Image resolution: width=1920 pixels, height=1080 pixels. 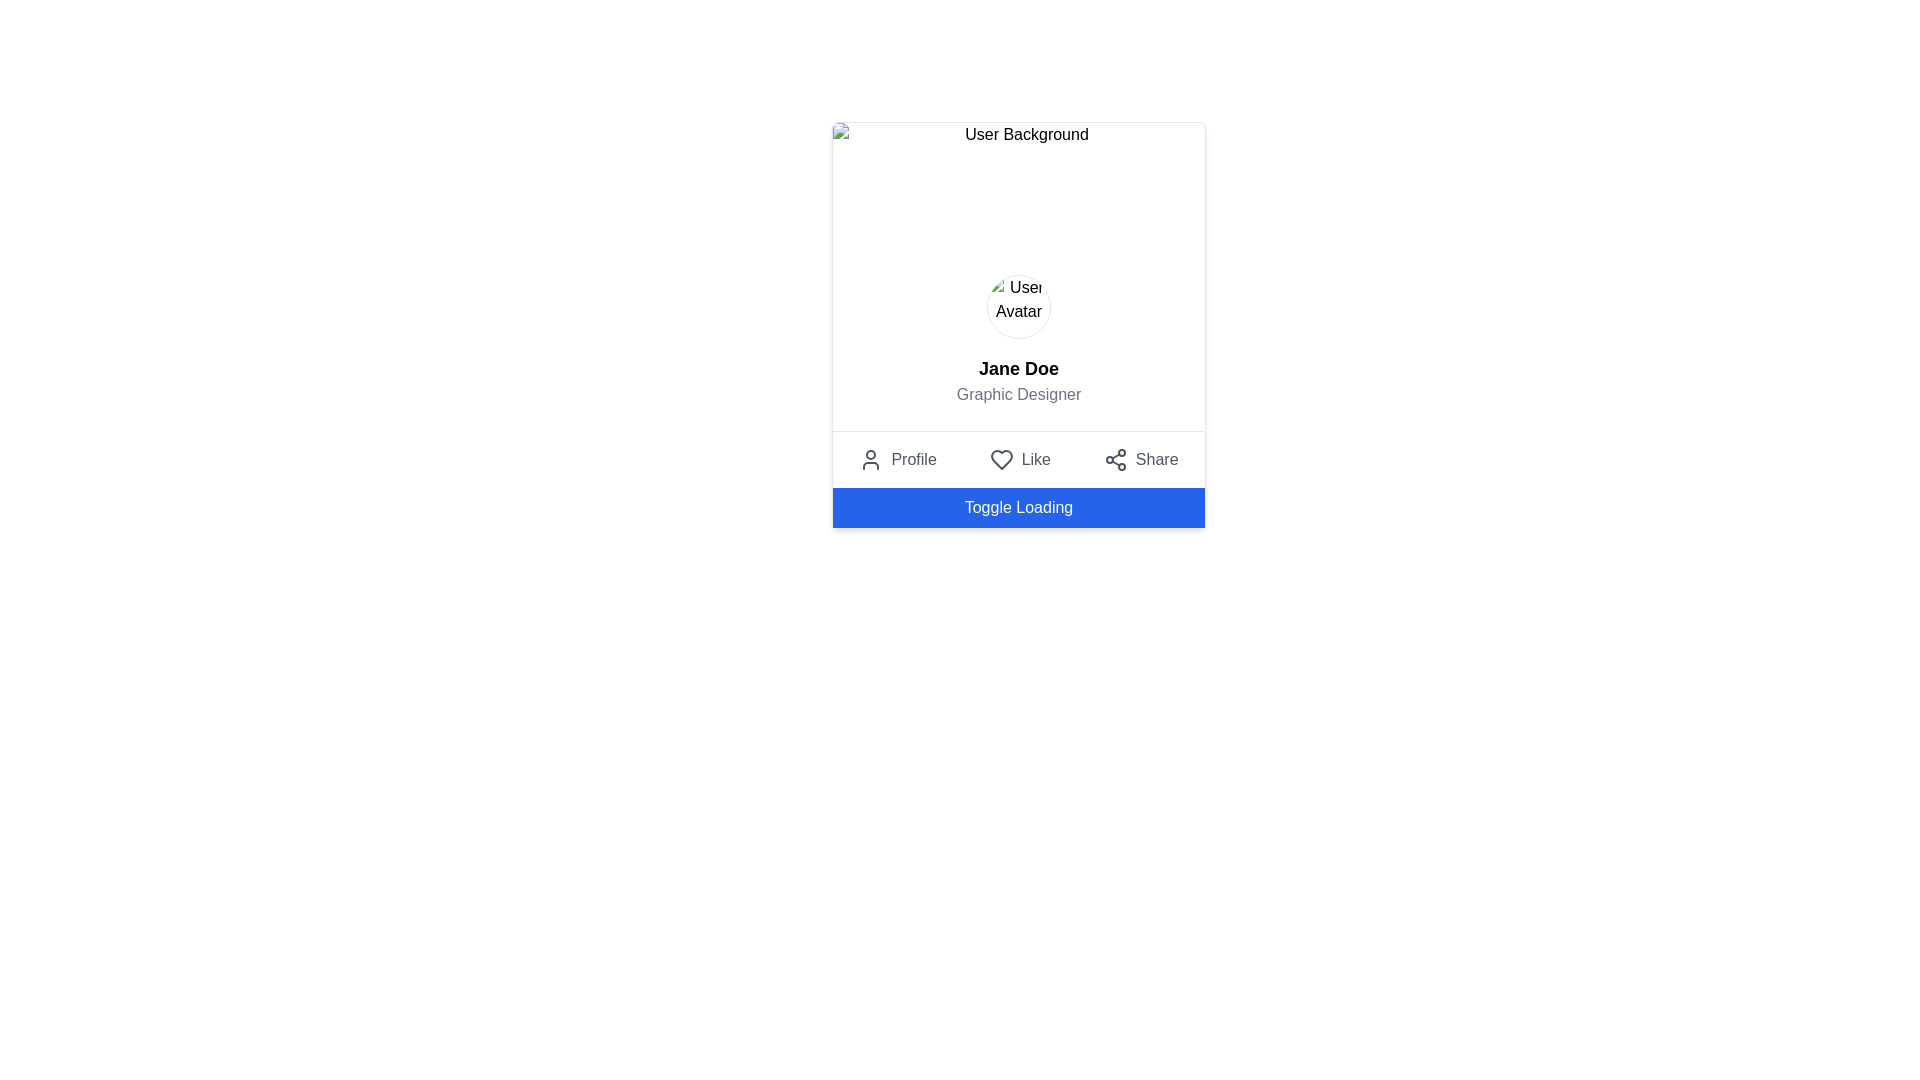 What do you see at coordinates (1001, 459) in the screenshot?
I see `heart icon within the 'Like' button for accessibility purposes` at bounding box center [1001, 459].